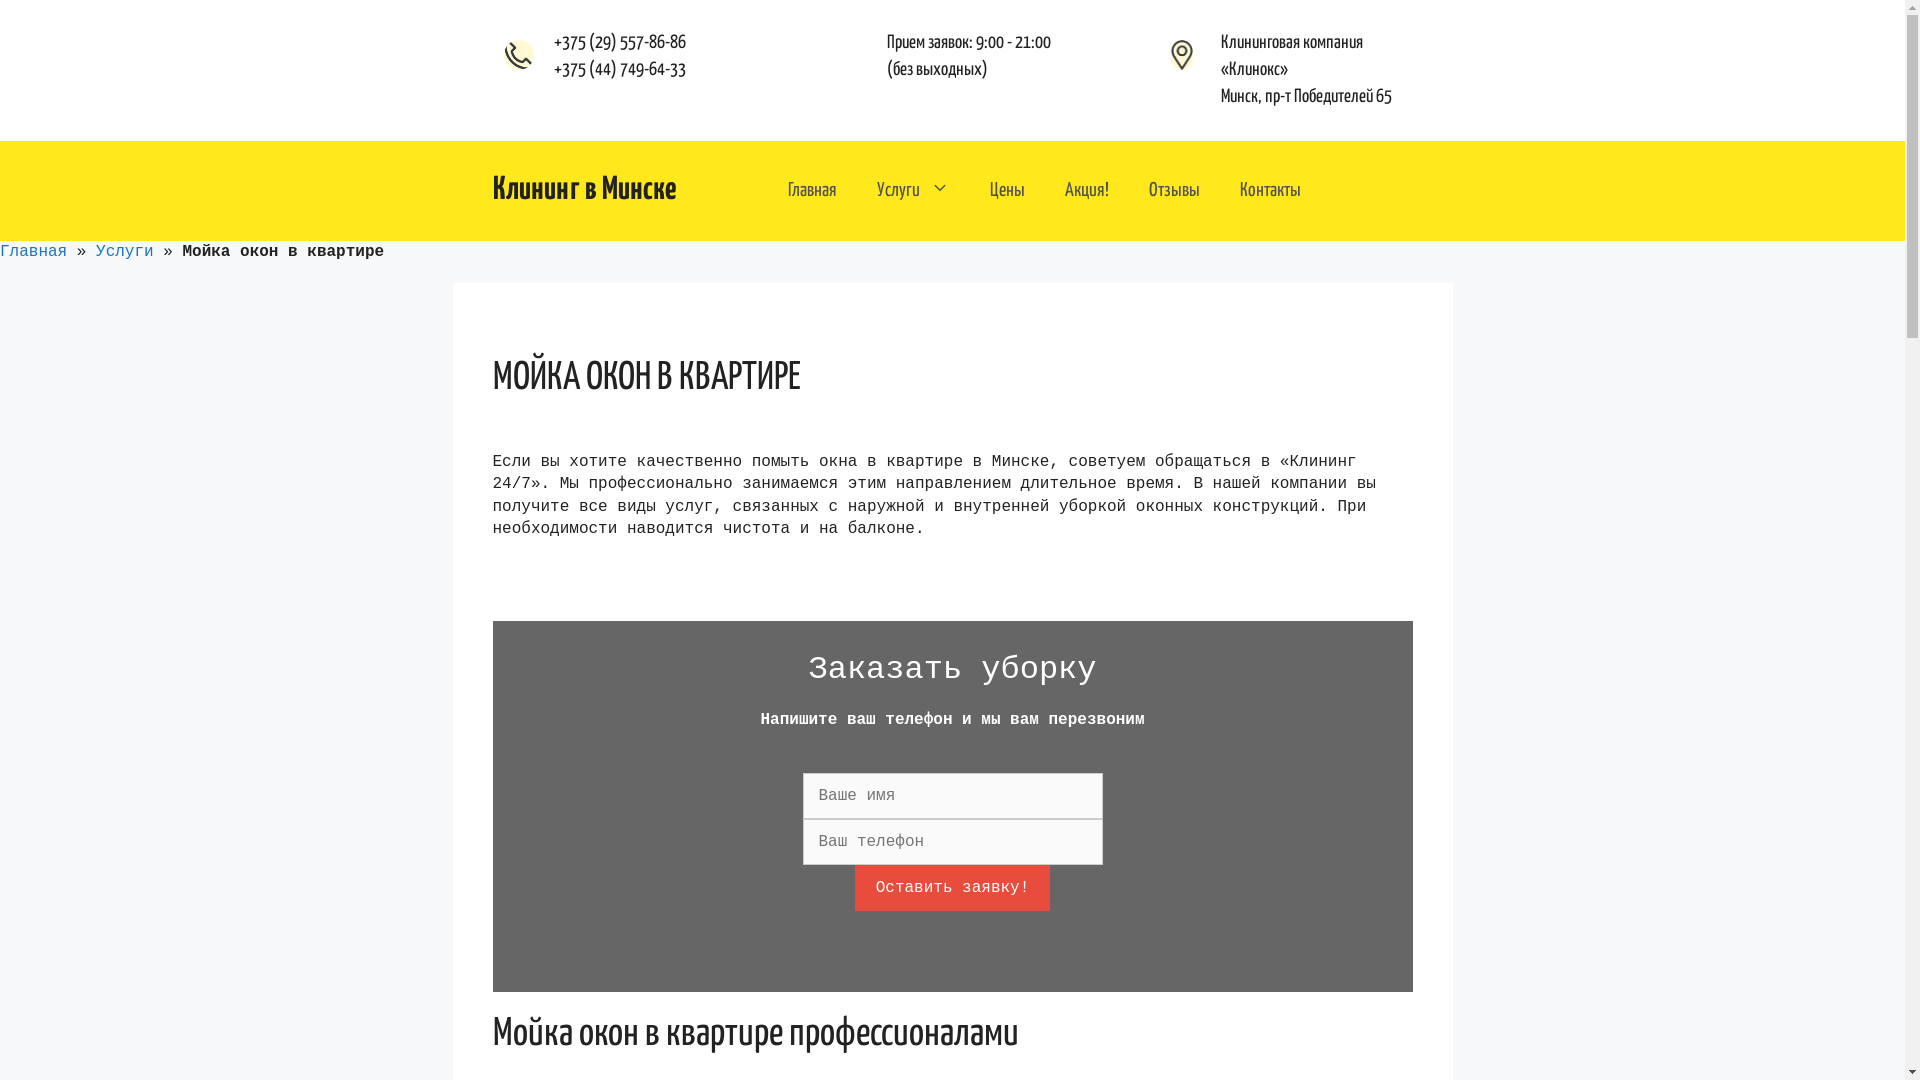  What do you see at coordinates (618, 42) in the screenshot?
I see `'+375 (29) 557-86-86'` at bounding box center [618, 42].